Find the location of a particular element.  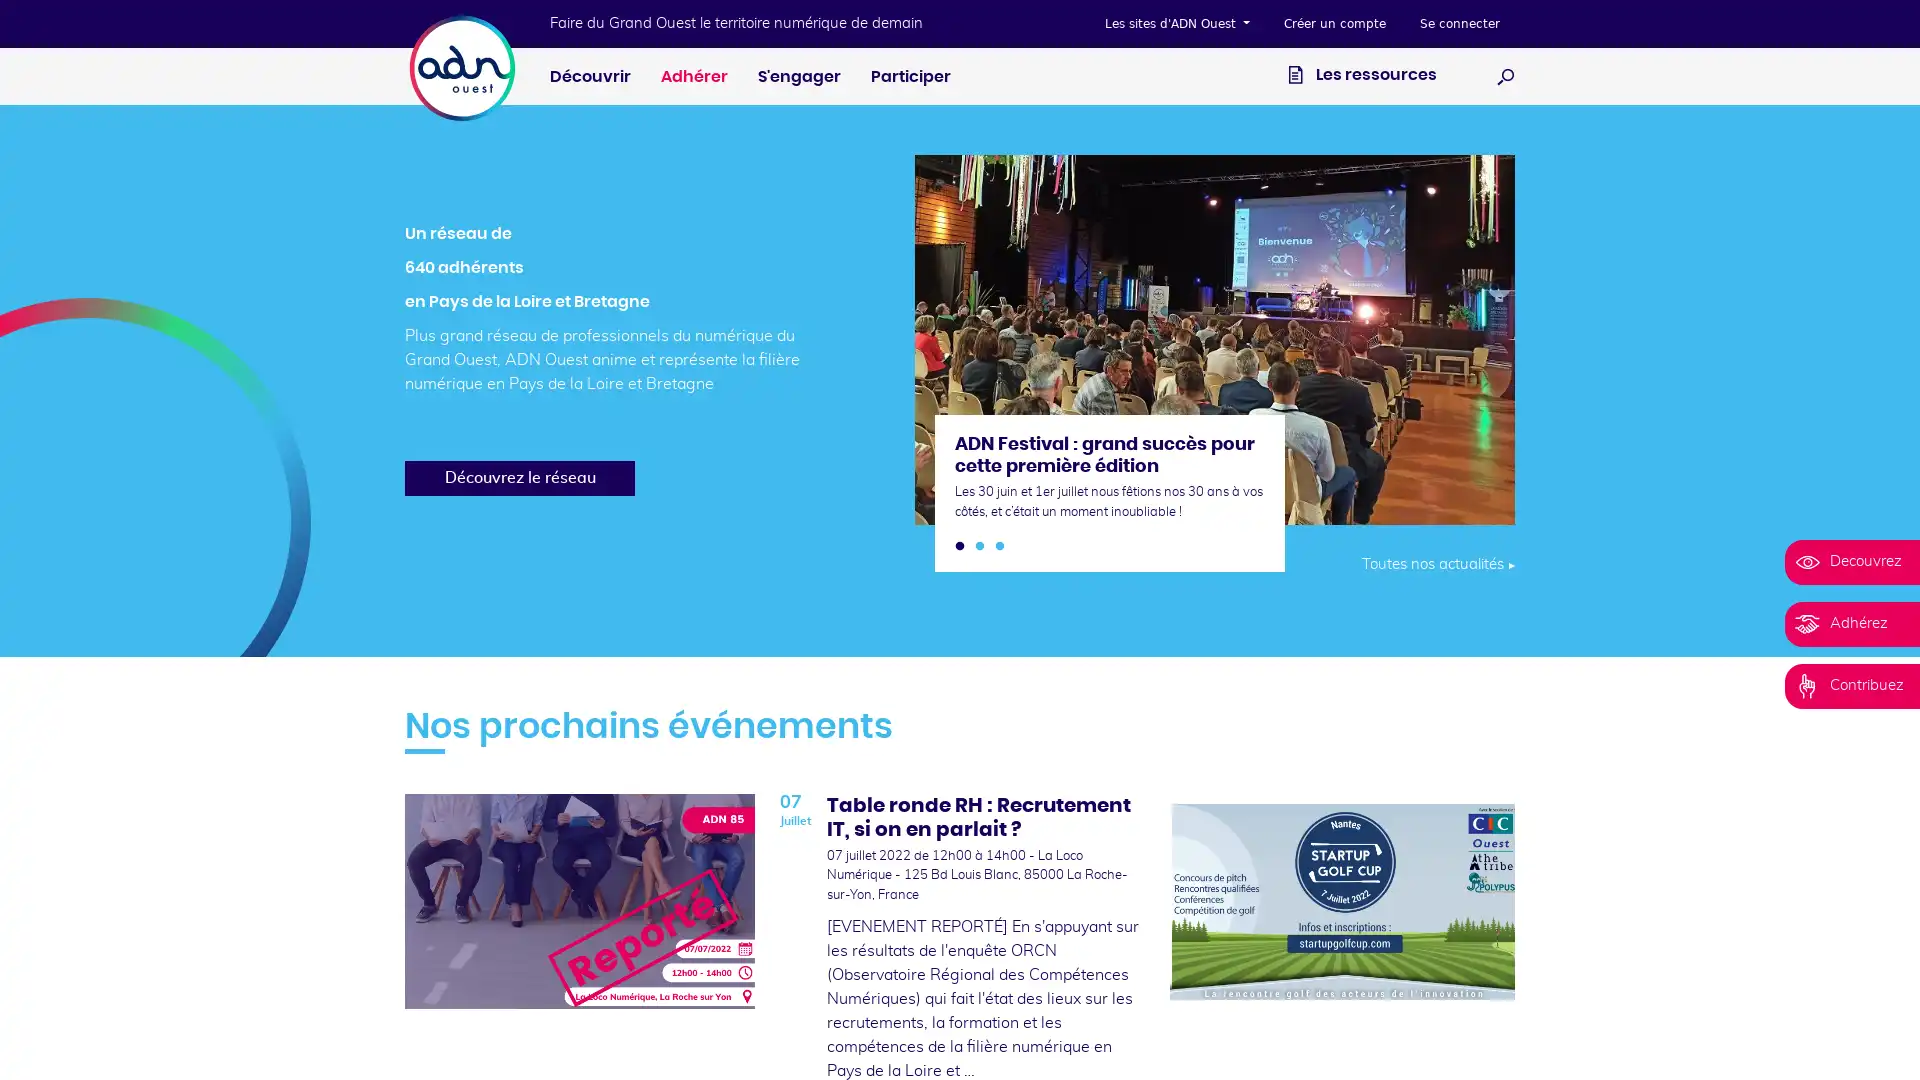

Ouvrir la recherche is located at coordinates (1506, 75).